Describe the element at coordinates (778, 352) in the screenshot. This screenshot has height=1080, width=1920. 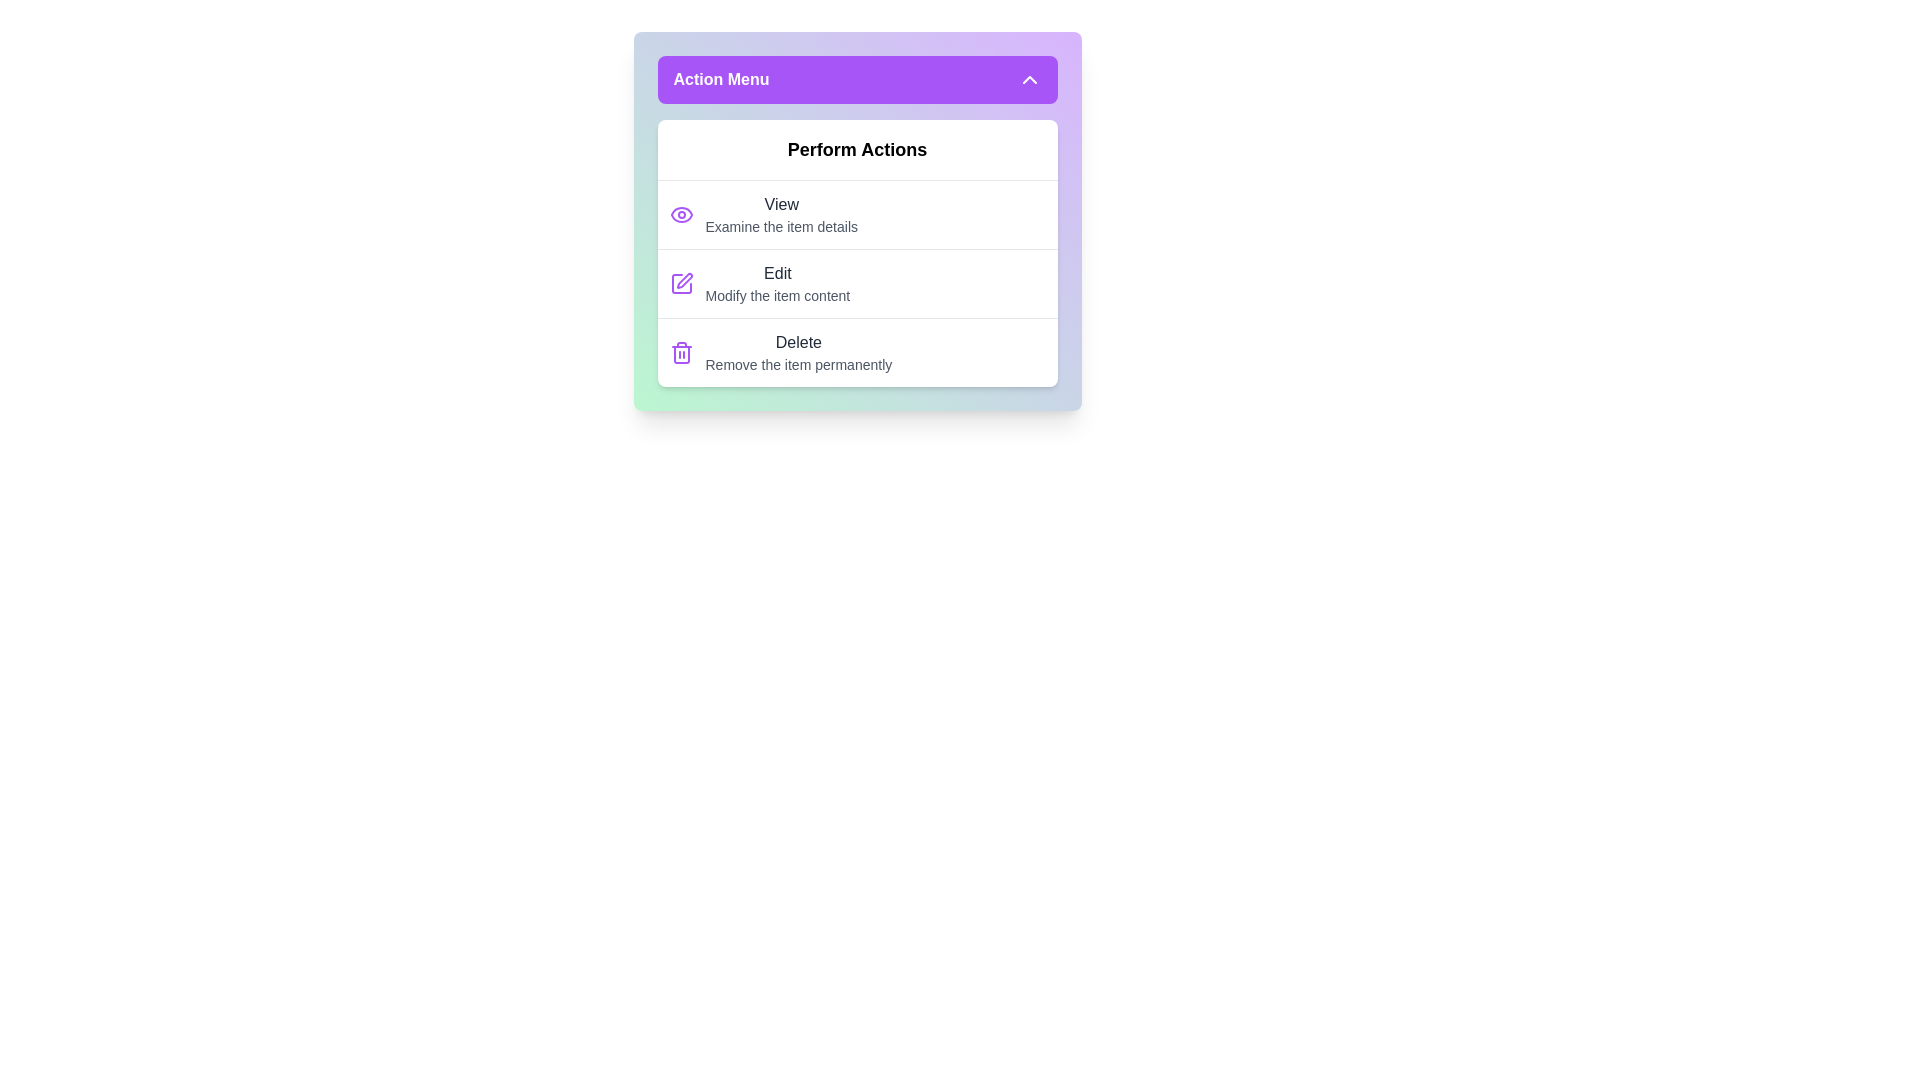
I see `the 'Delete' action item in the menu` at that location.